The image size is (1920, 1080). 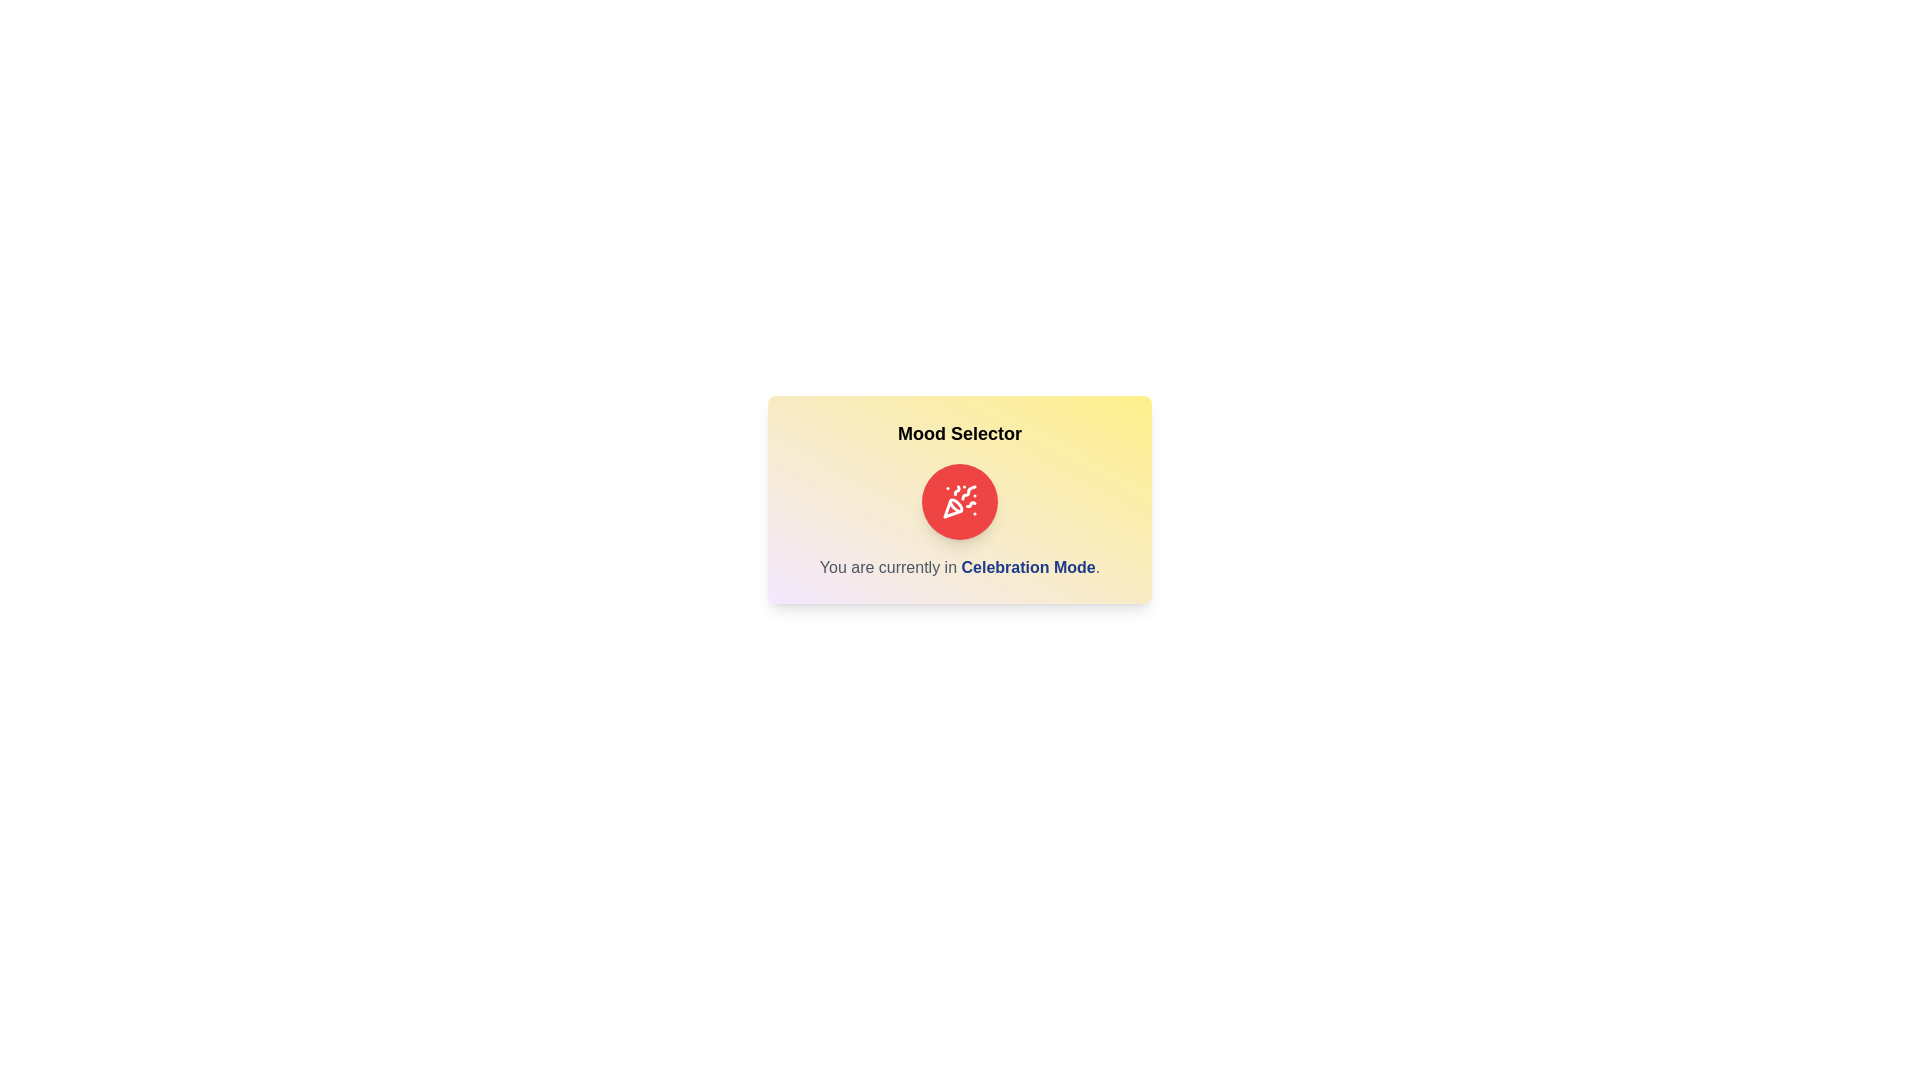 What do you see at coordinates (960, 500) in the screenshot?
I see `toggle button to switch the mood` at bounding box center [960, 500].